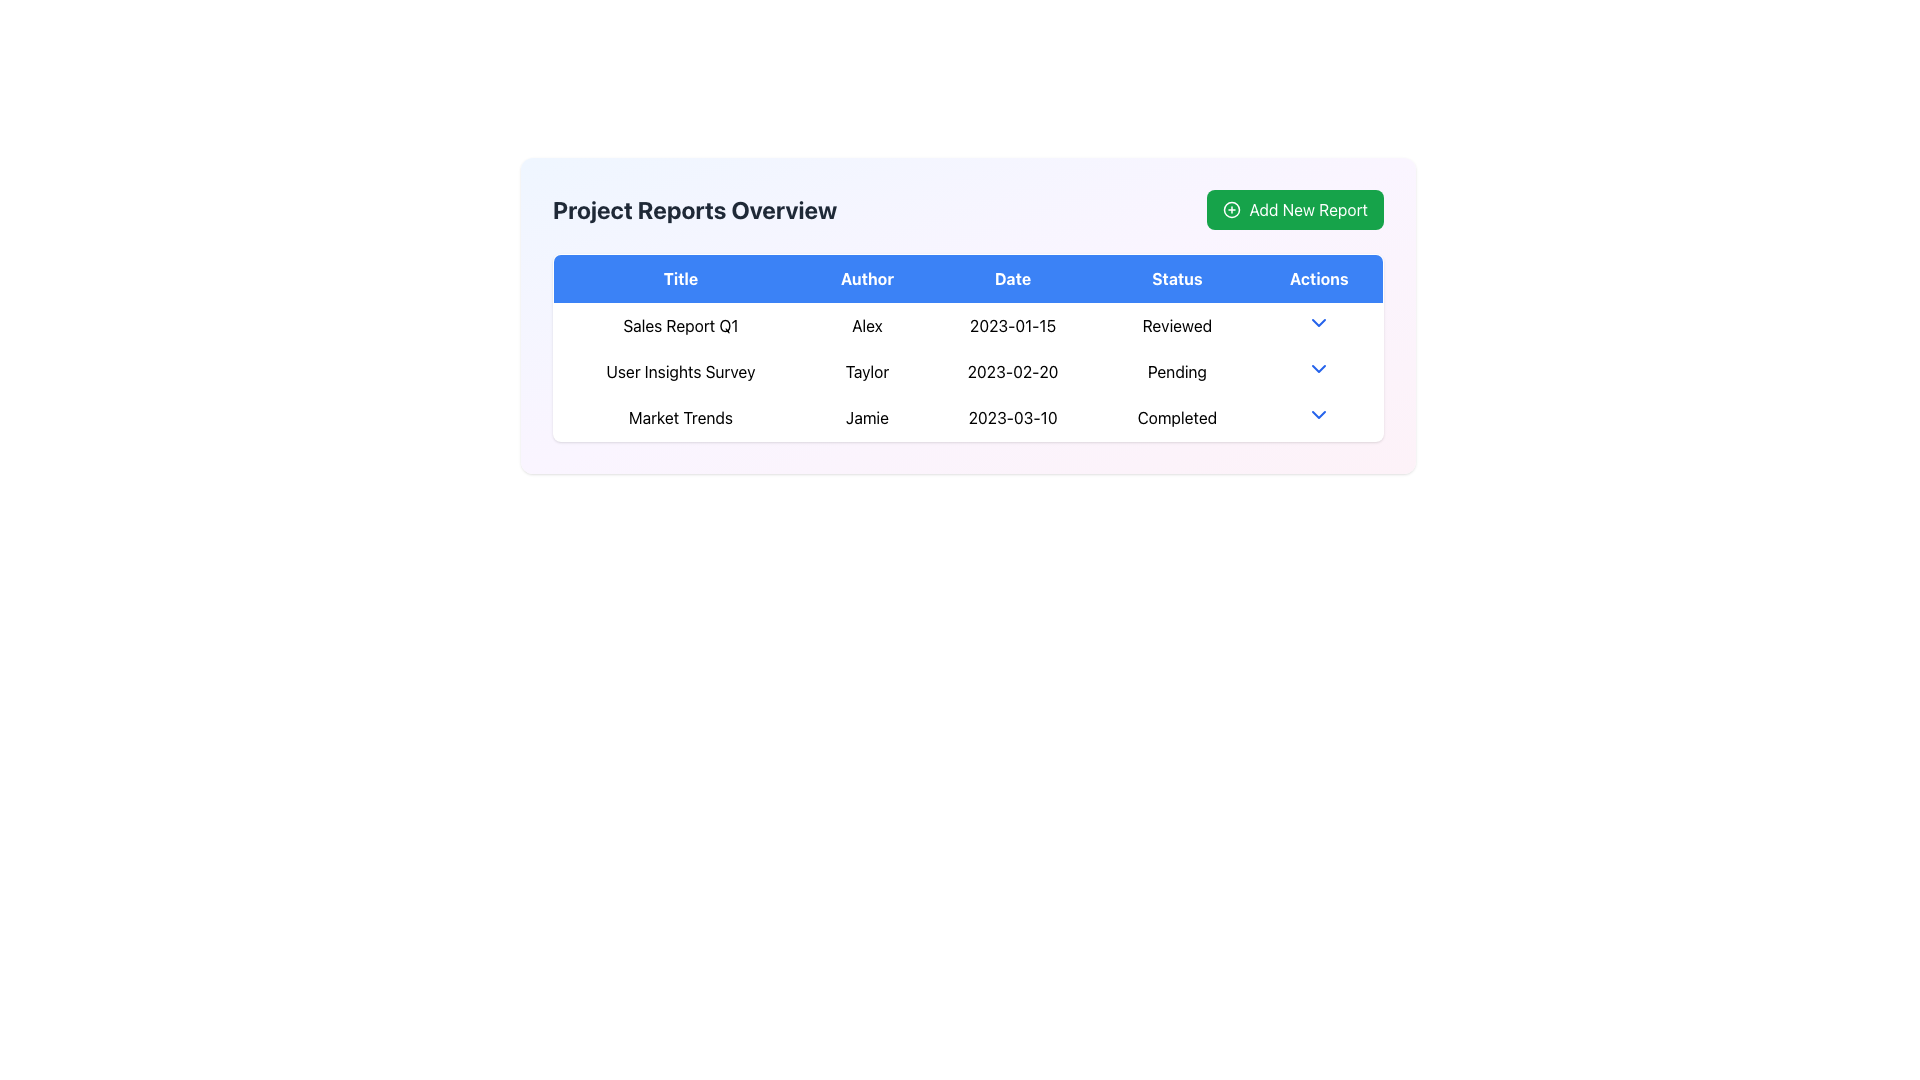 The height and width of the screenshot is (1080, 1920). I want to click on the Header cell of the data table labeled 'Date', which has a blue background and white bold text, positioned as the third element in the navigation header row, so click(1012, 278).